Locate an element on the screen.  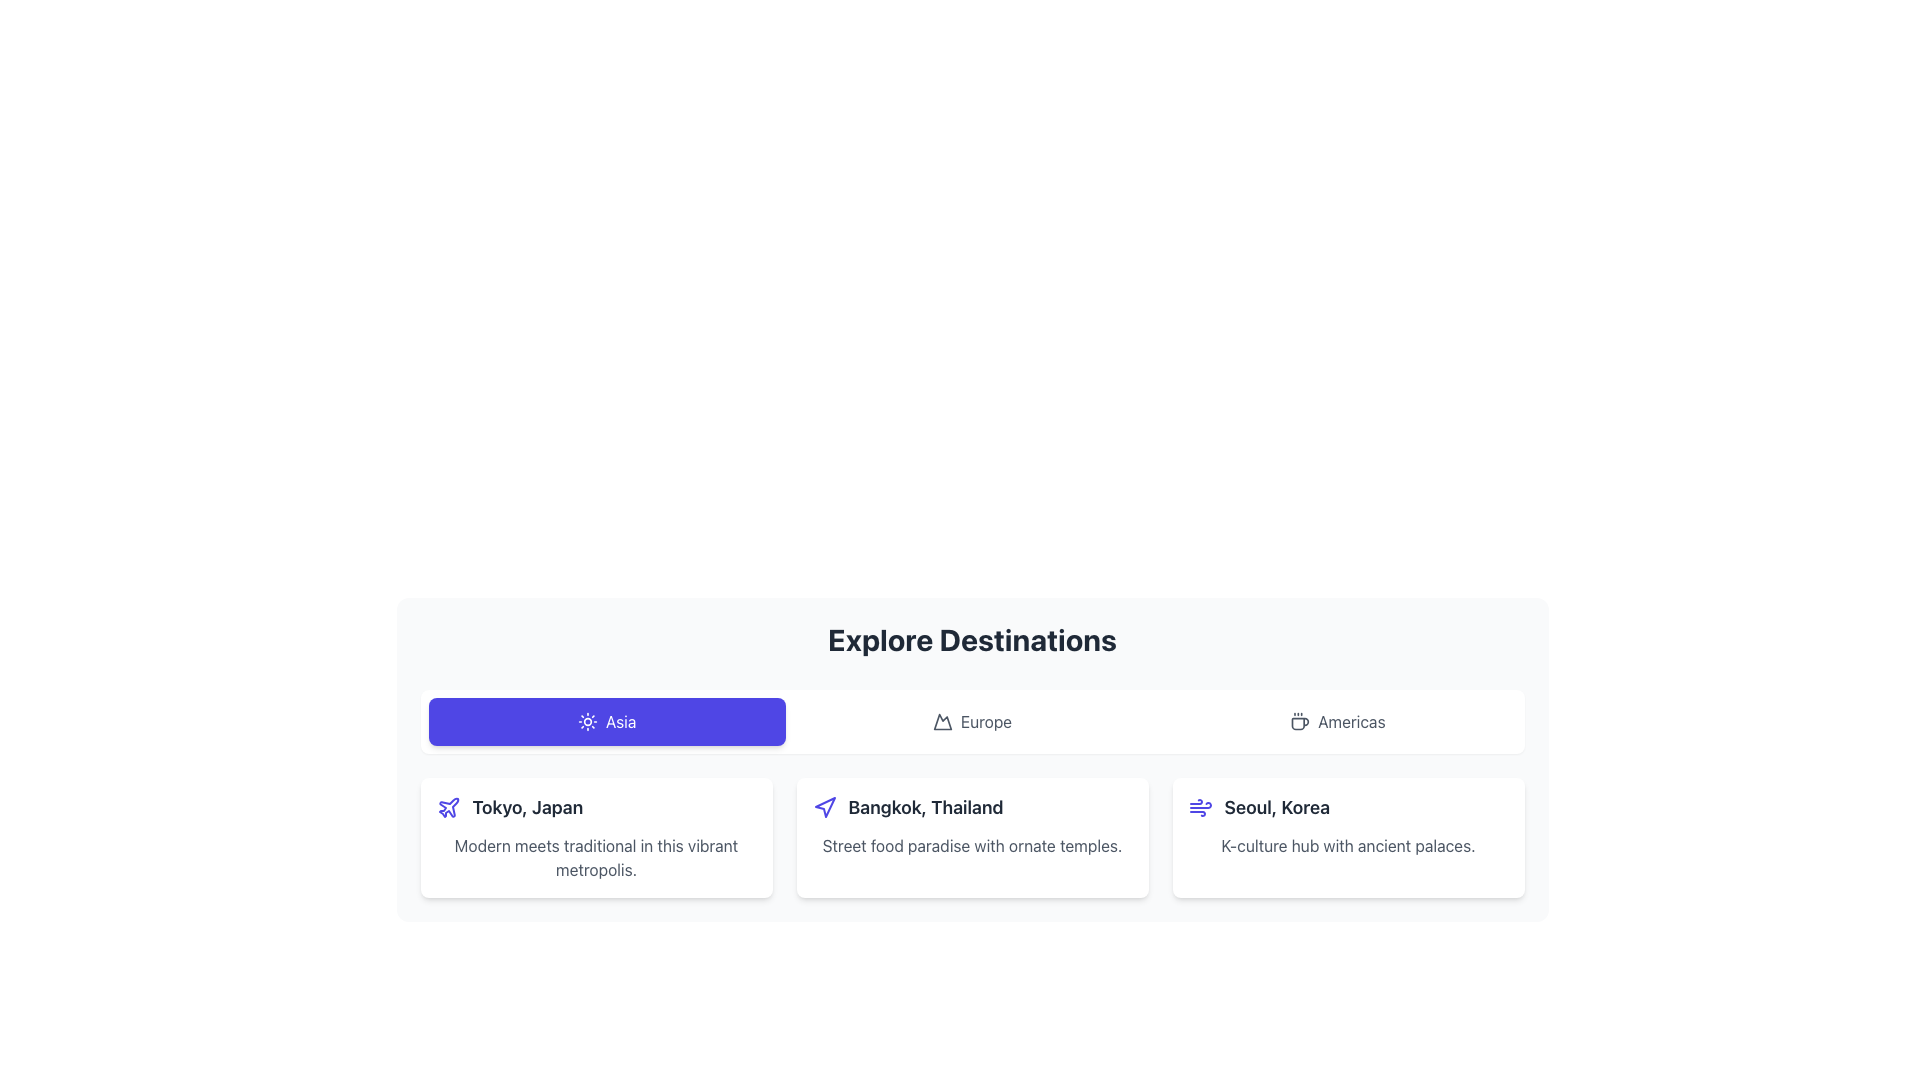
the navigation icon located in the card labeled 'Bangkok, Thailand', positioned to the left of the text and title is located at coordinates (825, 806).